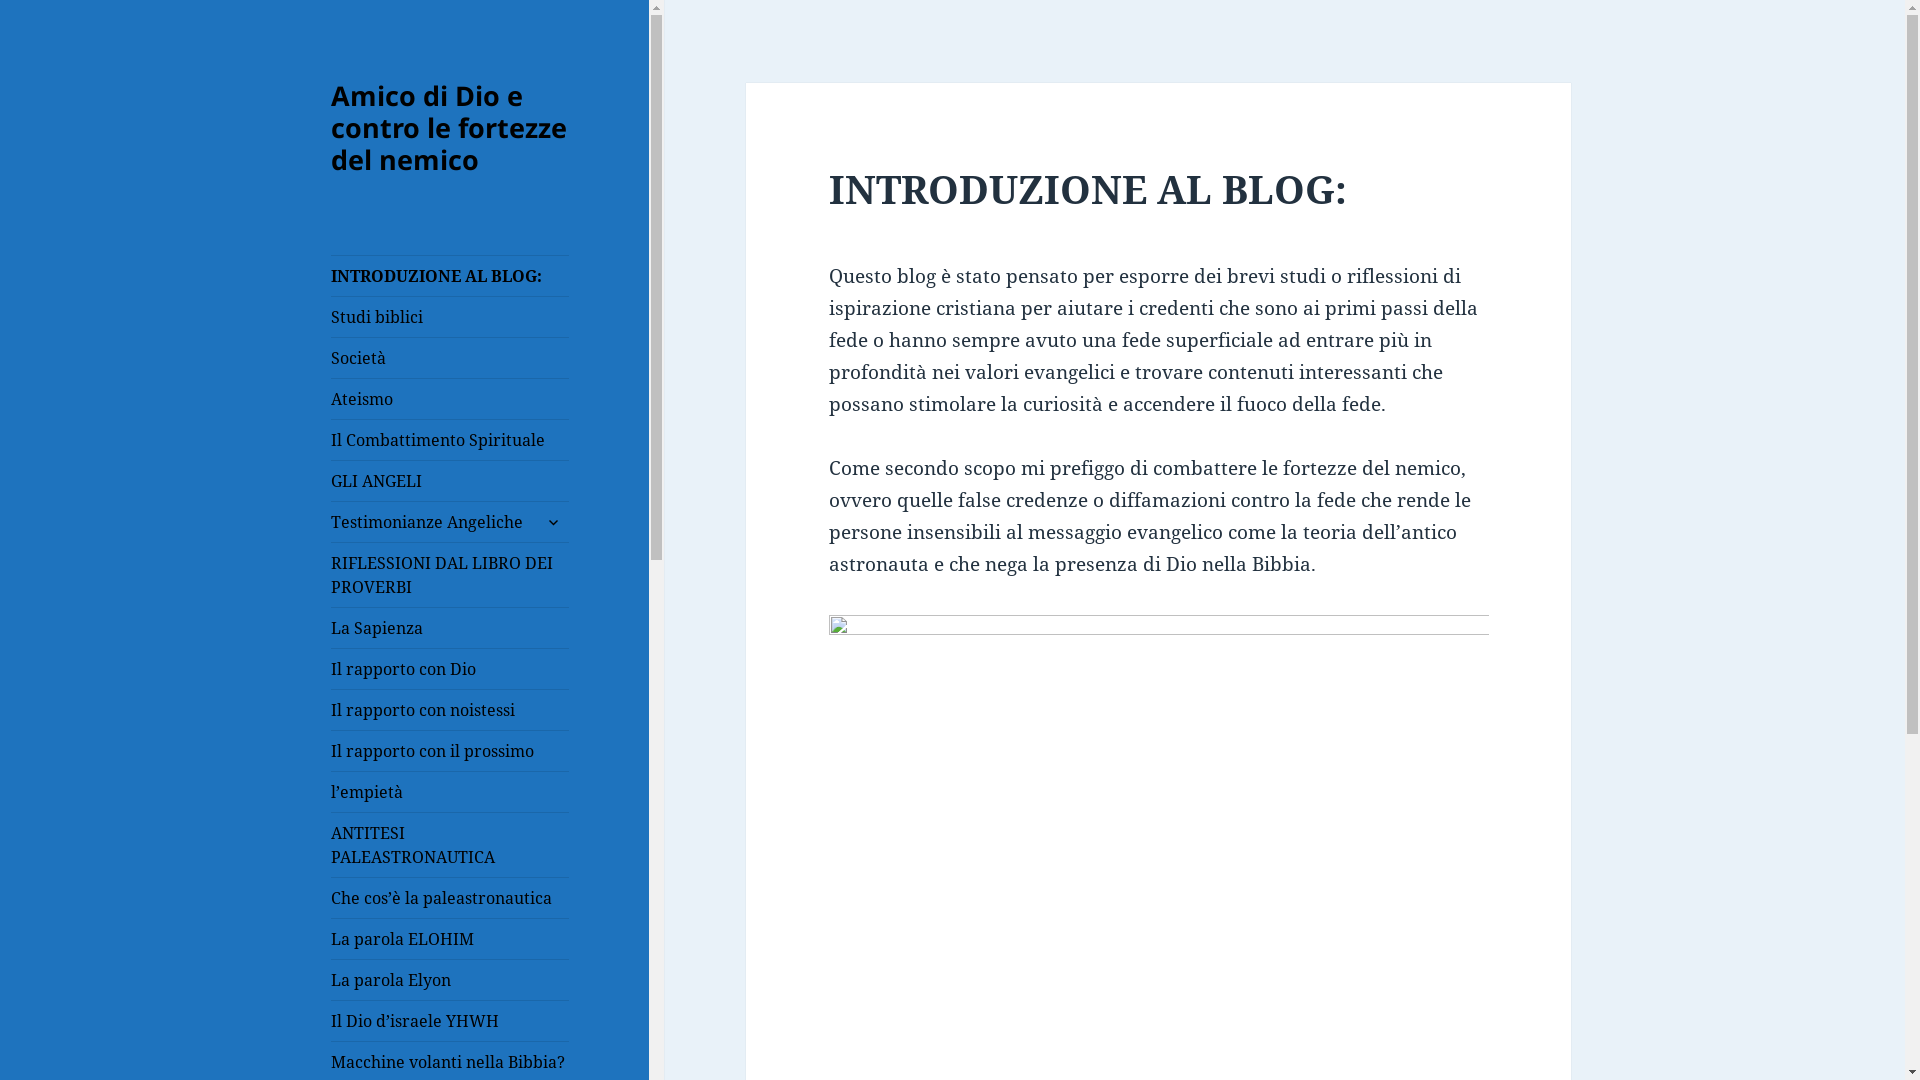 The image size is (1920, 1080). I want to click on 'La parola Elyon', so click(449, 978).